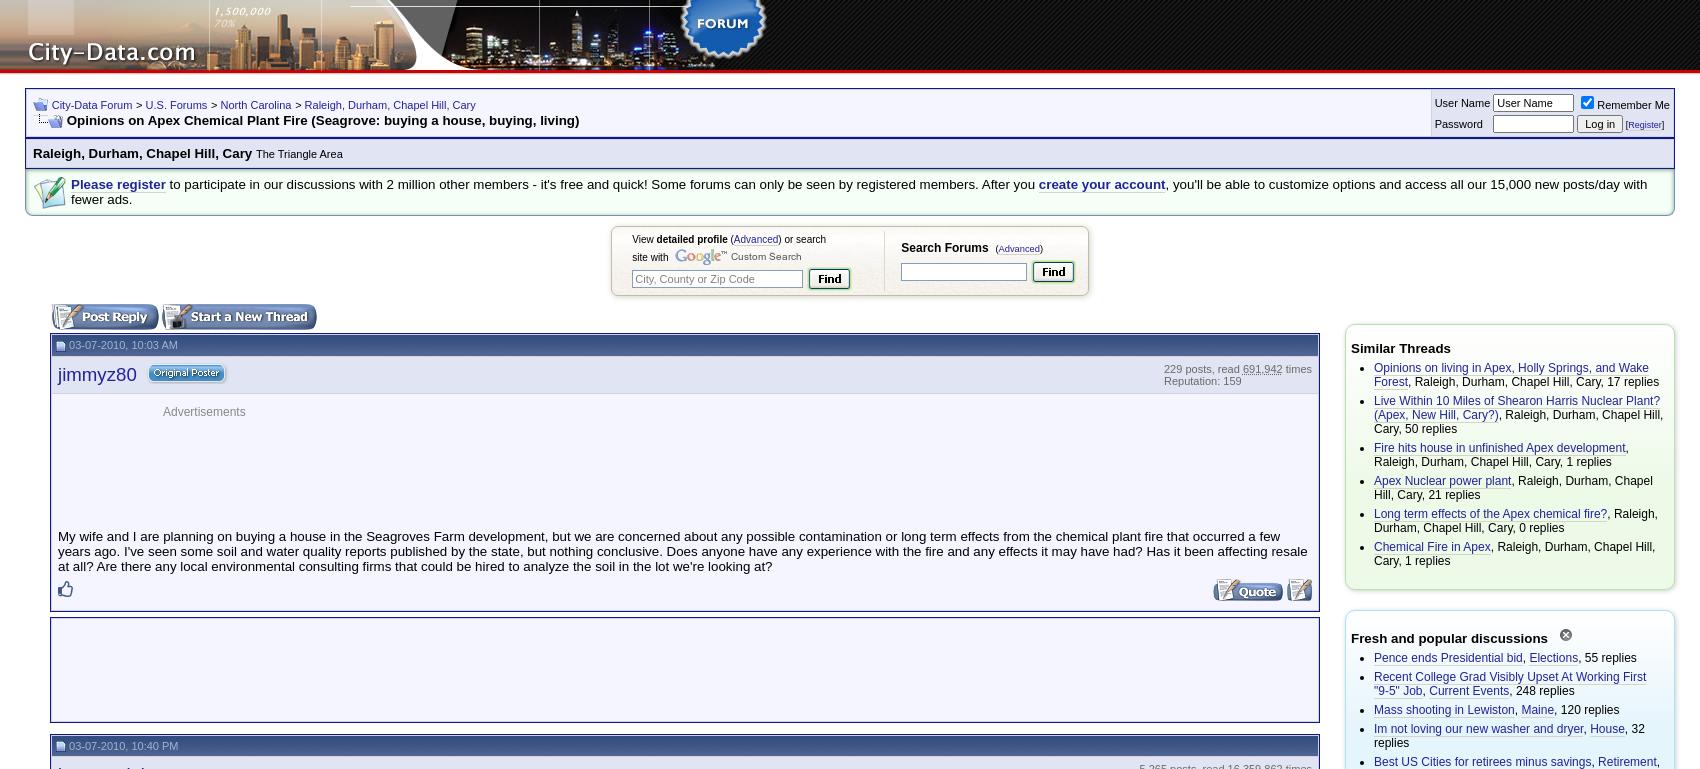  Describe the element at coordinates (91, 104) in the screenshot. I see `'City-Data Forum'` at that location.